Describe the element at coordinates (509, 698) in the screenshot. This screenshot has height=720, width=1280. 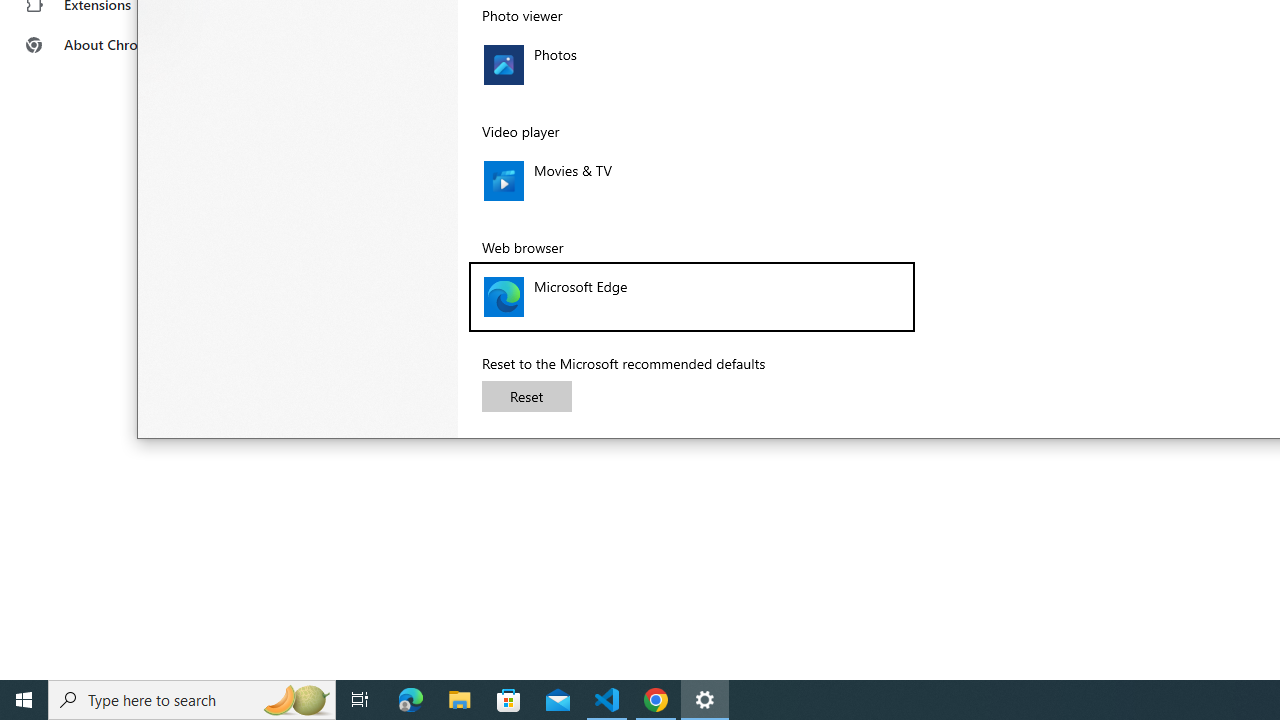
I see `'Microsoft Store'` at that location.